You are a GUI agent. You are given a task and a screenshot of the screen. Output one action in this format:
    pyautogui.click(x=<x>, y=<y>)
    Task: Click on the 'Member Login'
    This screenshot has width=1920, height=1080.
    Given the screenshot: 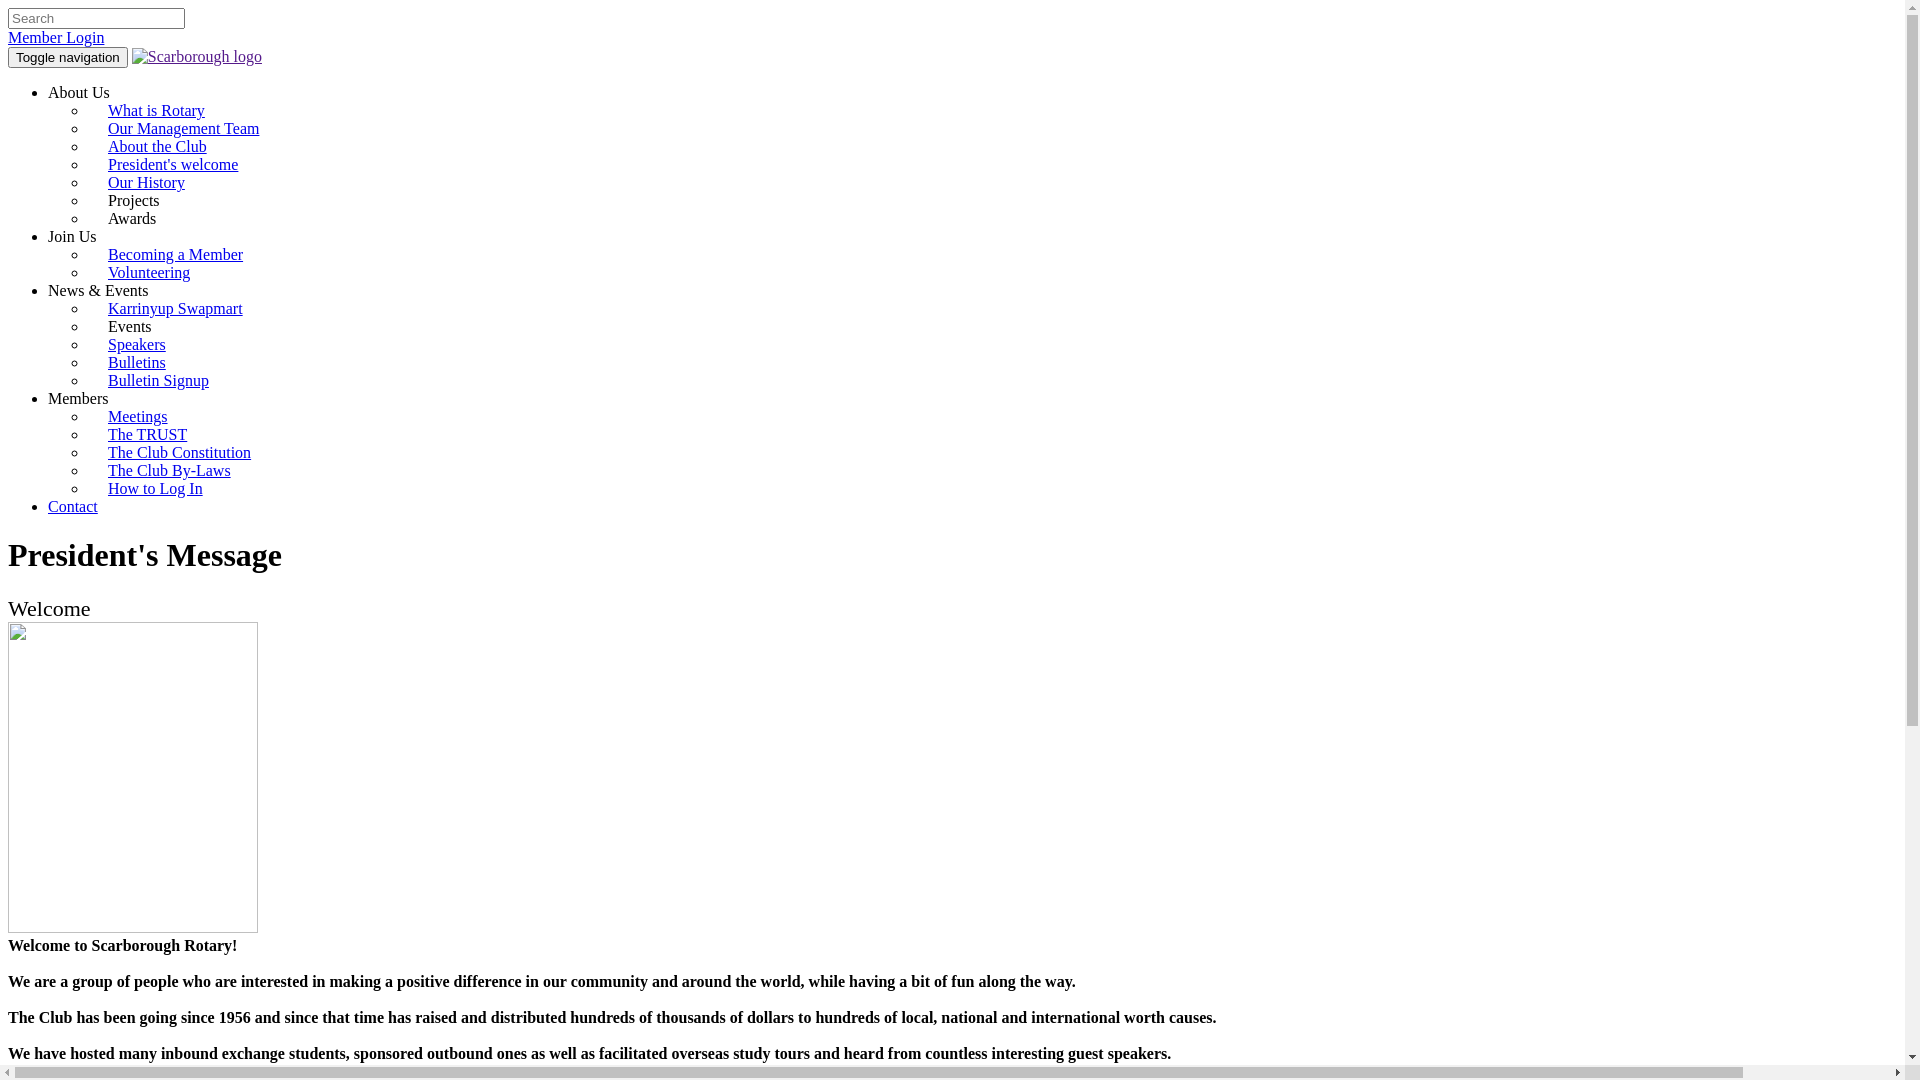 What is the action you would take?
    pyautogui.click(x=56, y=37)
    